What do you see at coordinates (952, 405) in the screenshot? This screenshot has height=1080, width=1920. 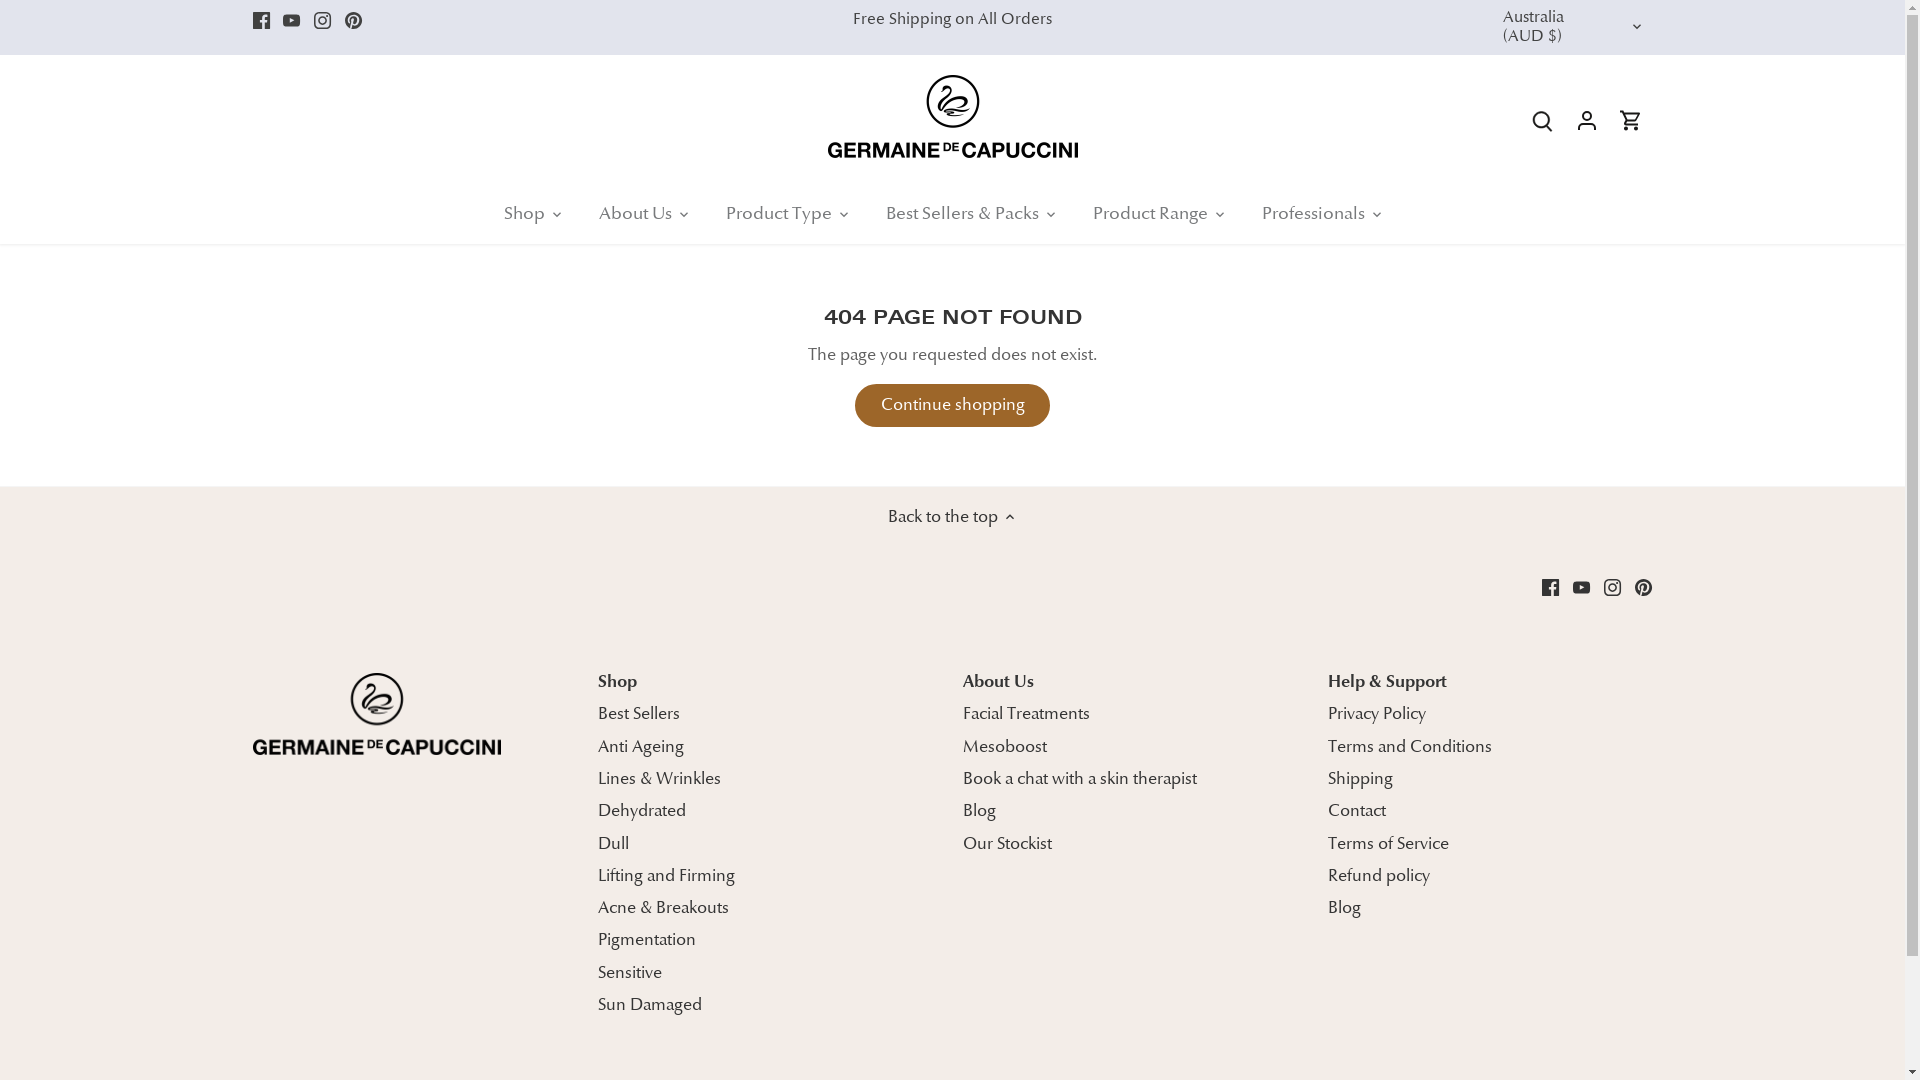 I see `'Continue shopping'` at bounding box center [952, 405].